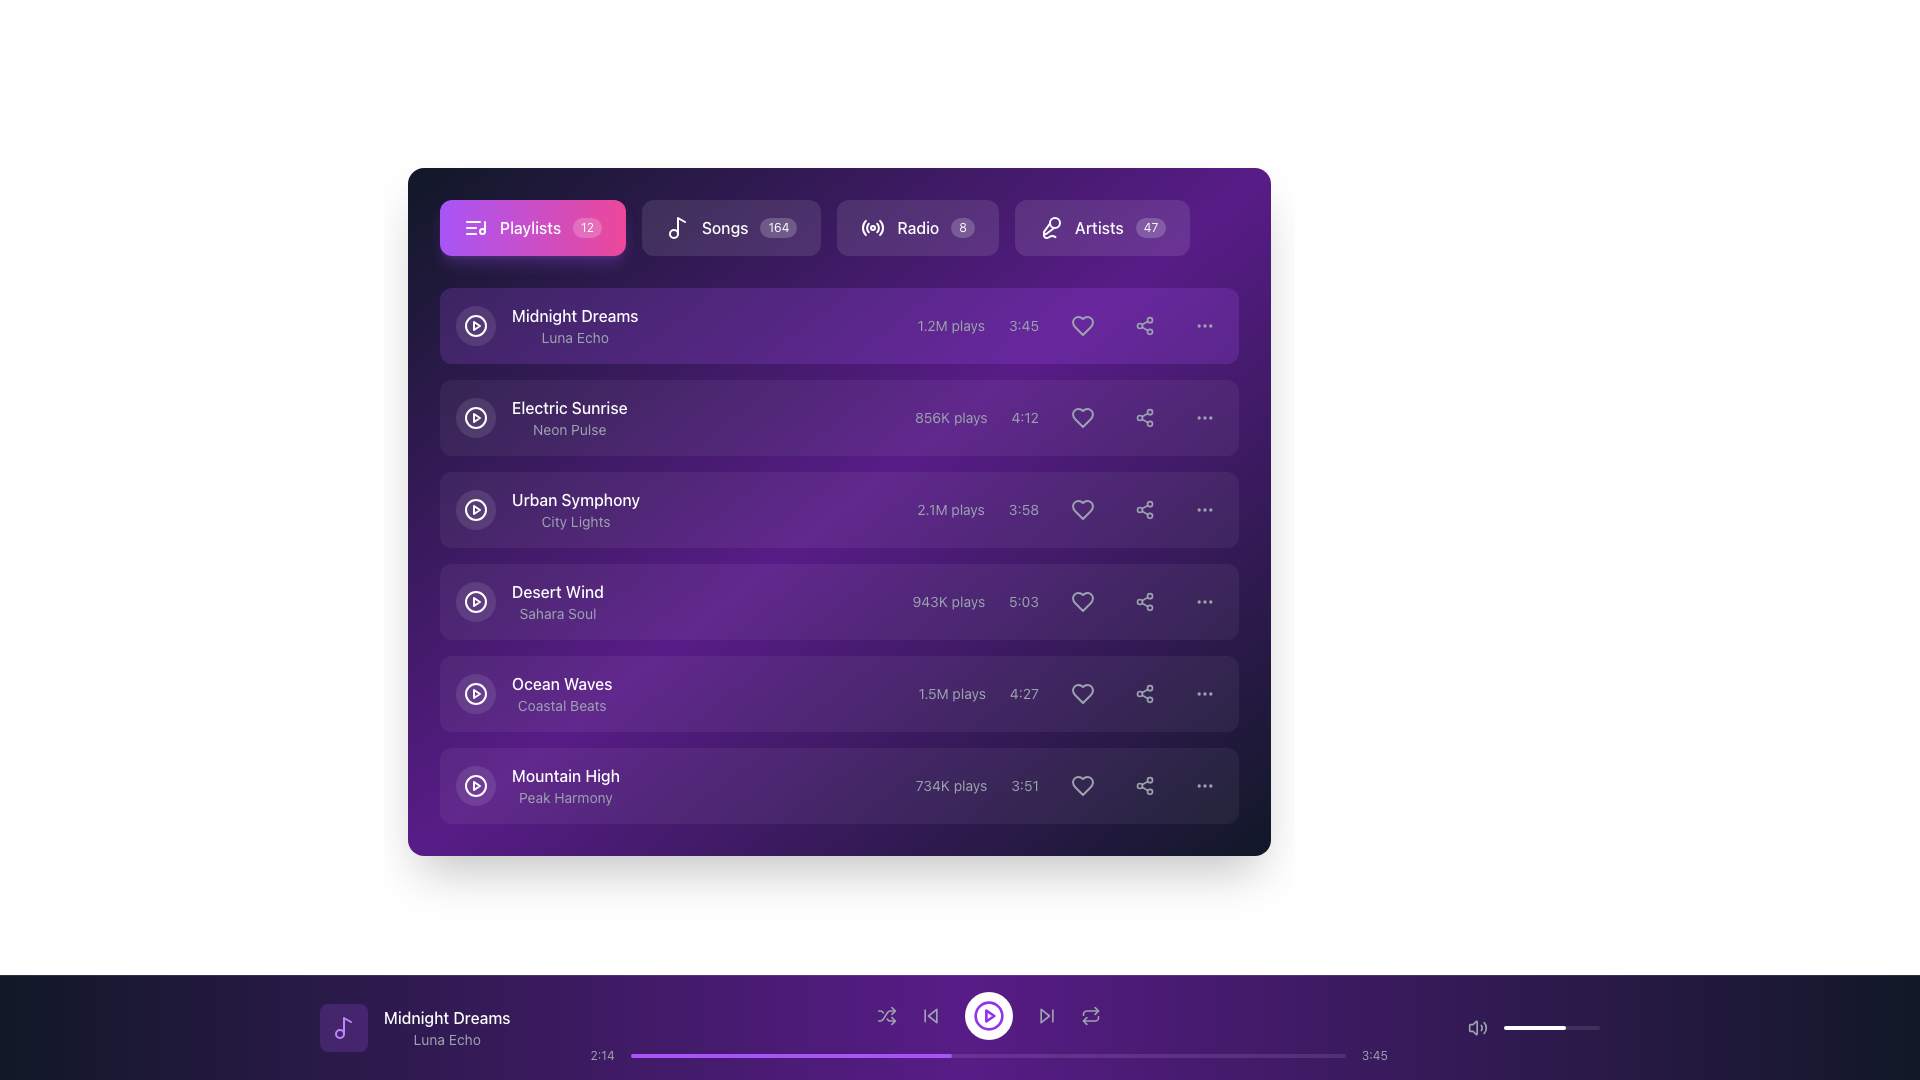 This screenshot has width=1920, height=1080. What do you see at coordinates (574, 337) in the screenshot?
I see `the text label providing additional context for 'Midnight Dreams', located in the second row of the list directly below the main label` at bounding box center [574, 337].